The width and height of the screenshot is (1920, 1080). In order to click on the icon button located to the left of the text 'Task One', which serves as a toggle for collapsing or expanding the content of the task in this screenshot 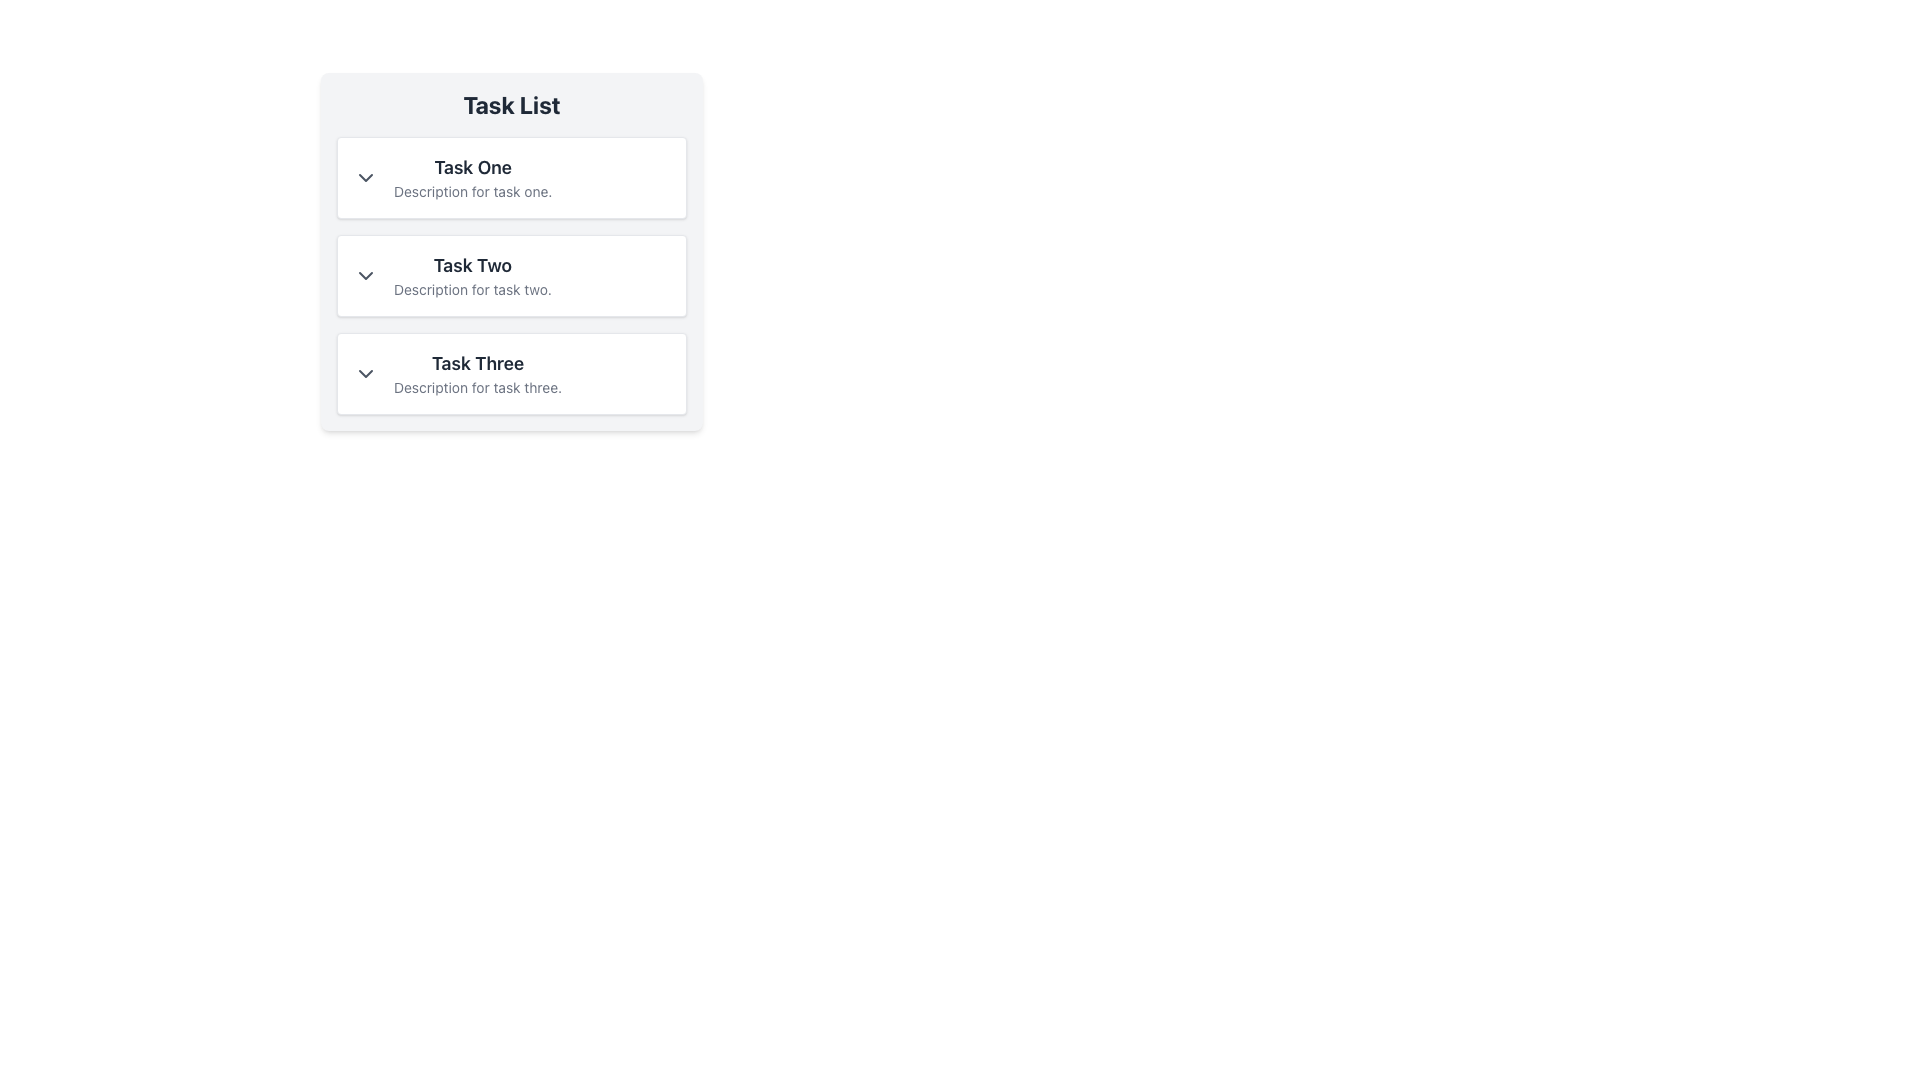, I will do `click(365, 176)`.